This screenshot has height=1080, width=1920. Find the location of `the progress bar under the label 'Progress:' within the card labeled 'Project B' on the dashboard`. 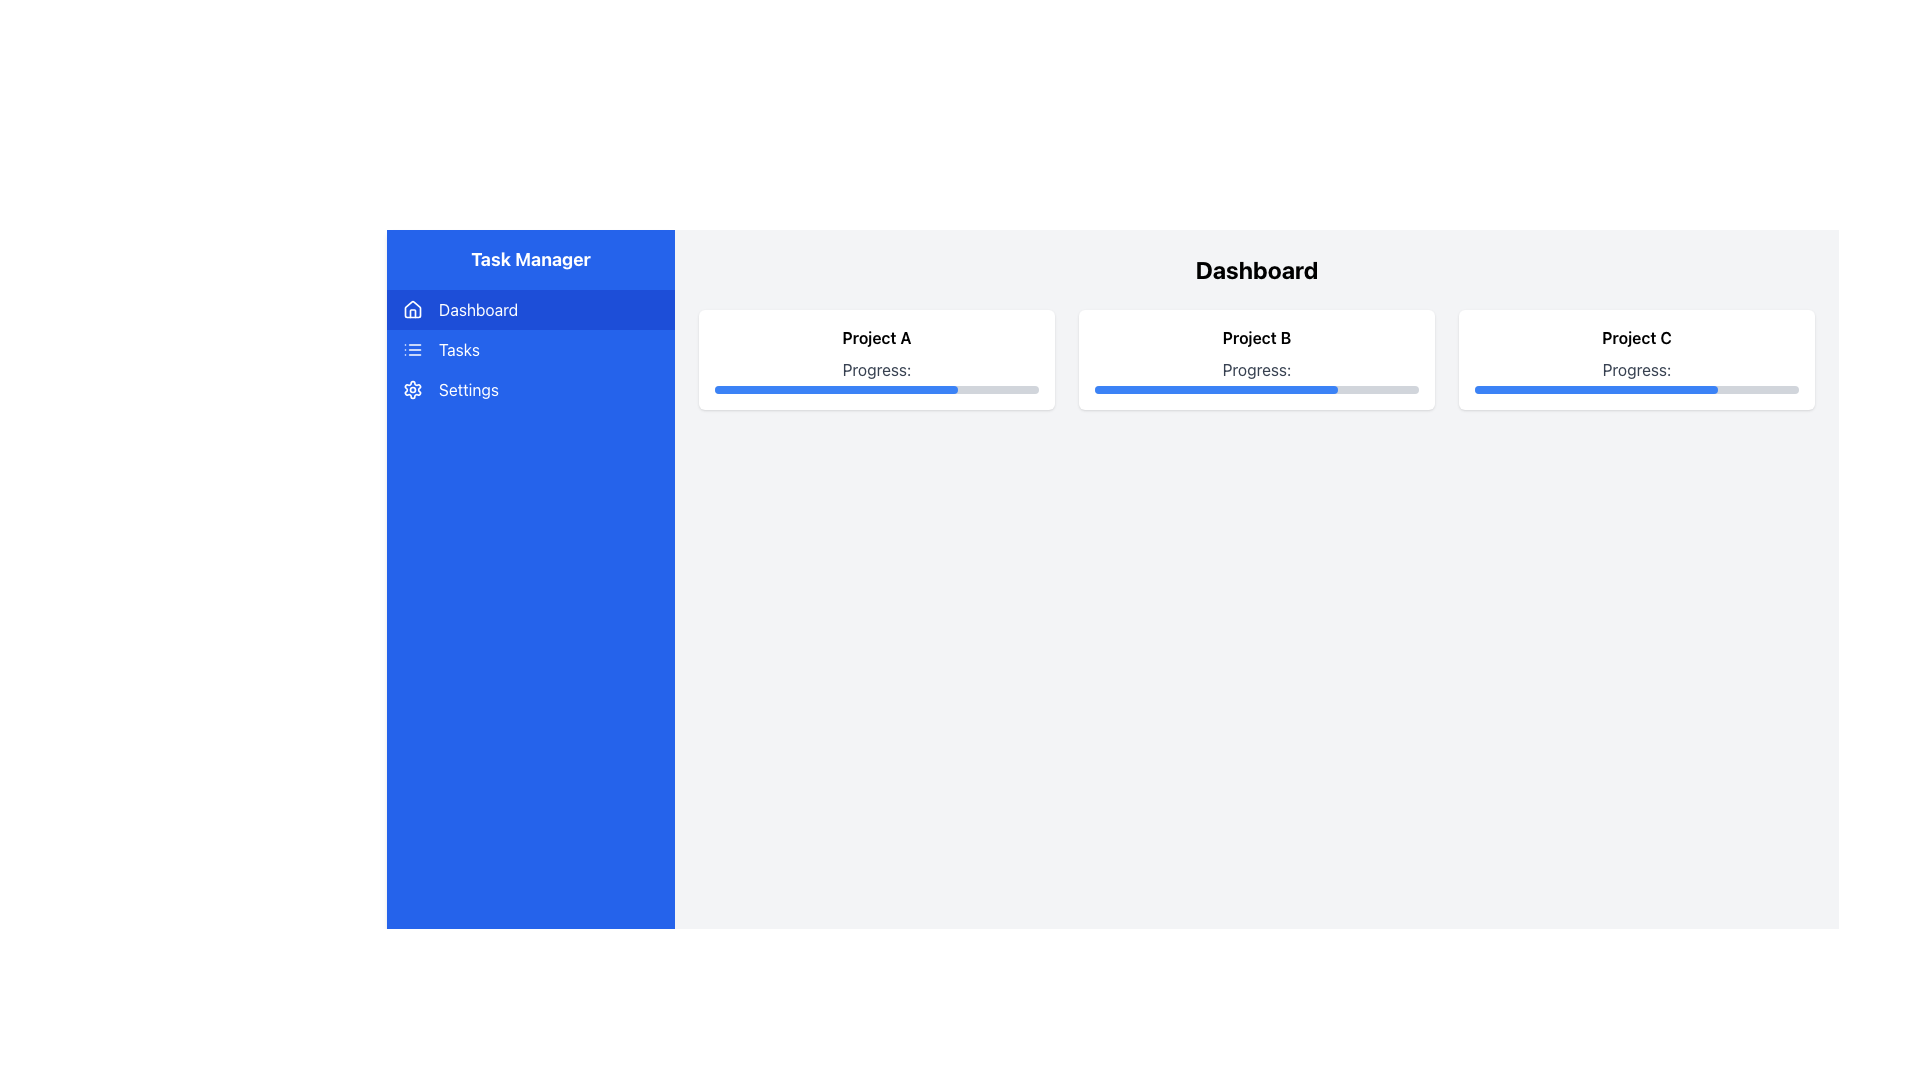

the progress bar under the label 'Progress:' within the card labeled 'Project B' on the dashboard is located at coordinates (1256, 389).